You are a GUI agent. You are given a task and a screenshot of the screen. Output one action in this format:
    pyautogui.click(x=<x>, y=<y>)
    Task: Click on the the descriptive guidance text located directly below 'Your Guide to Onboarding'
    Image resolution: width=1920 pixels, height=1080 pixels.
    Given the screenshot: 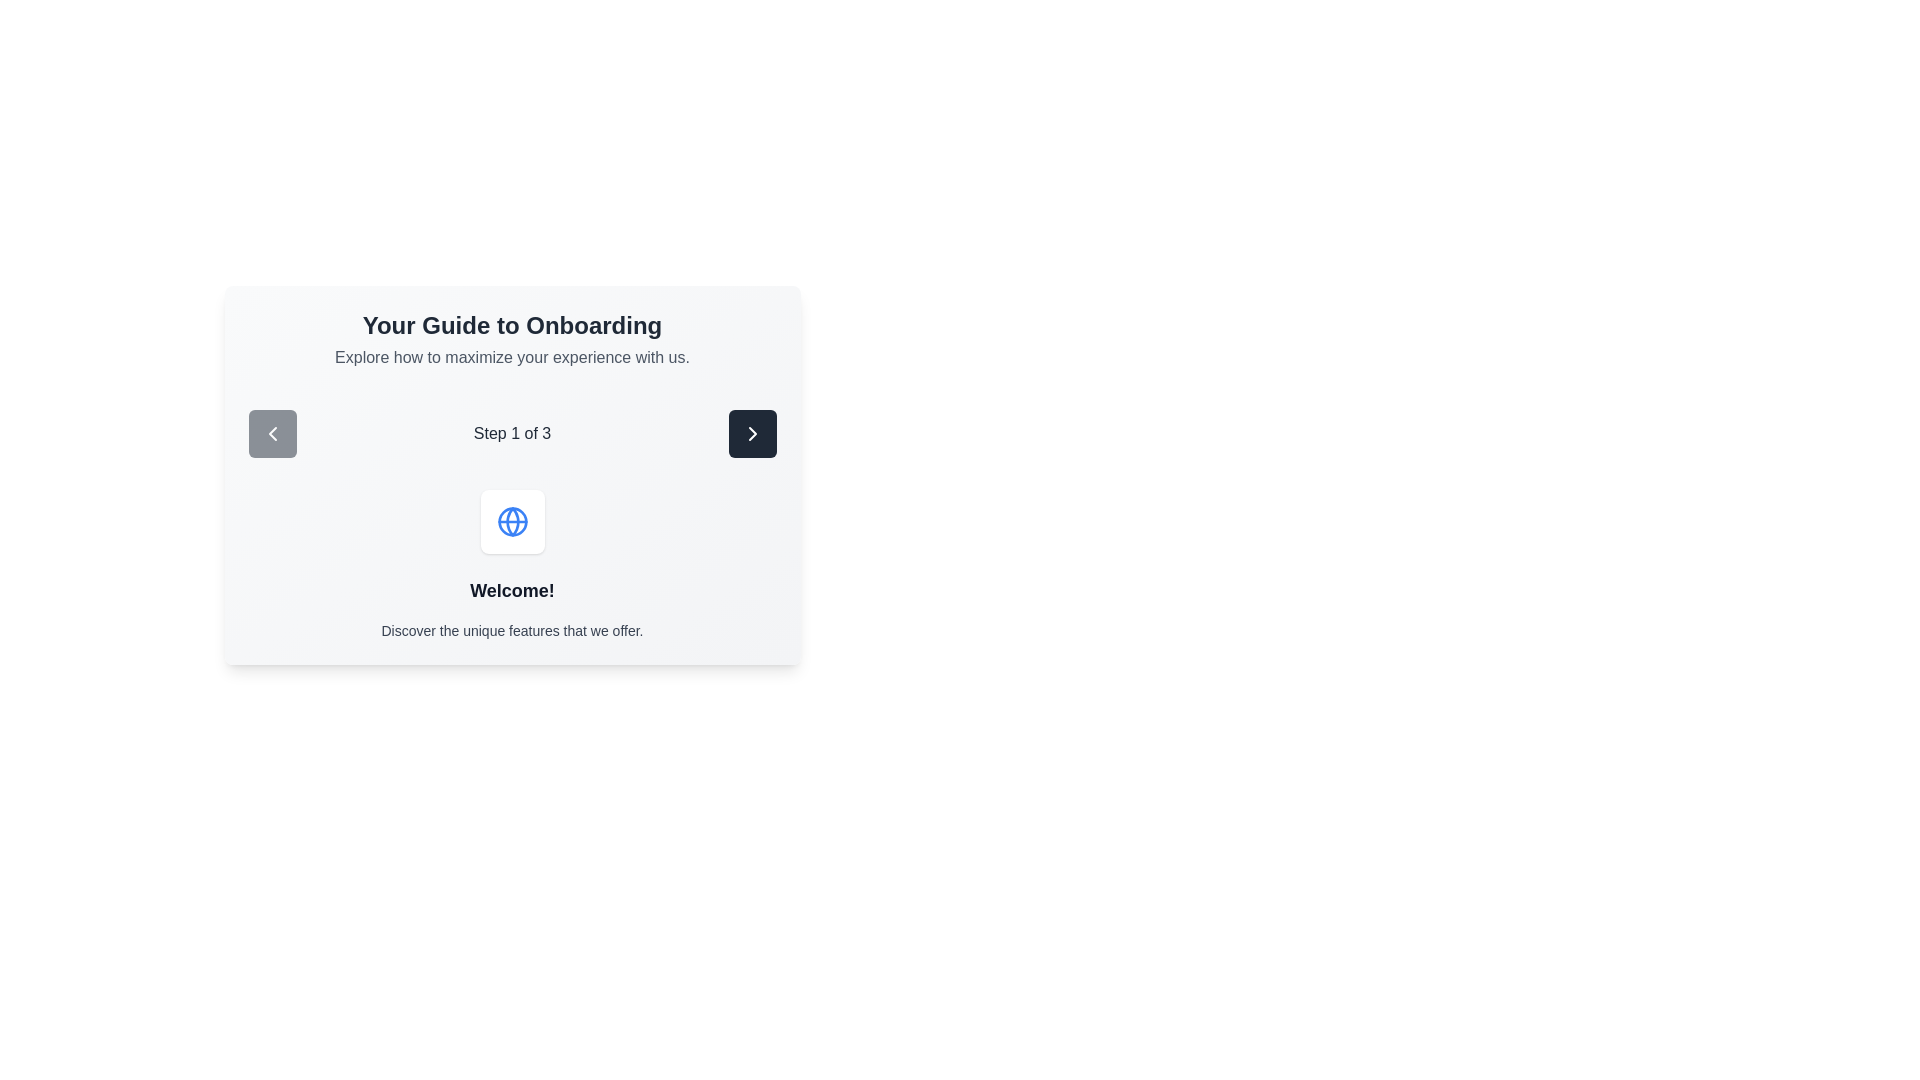 What is the action you would take?
    pyautogui.click(x=512, y=357)
    